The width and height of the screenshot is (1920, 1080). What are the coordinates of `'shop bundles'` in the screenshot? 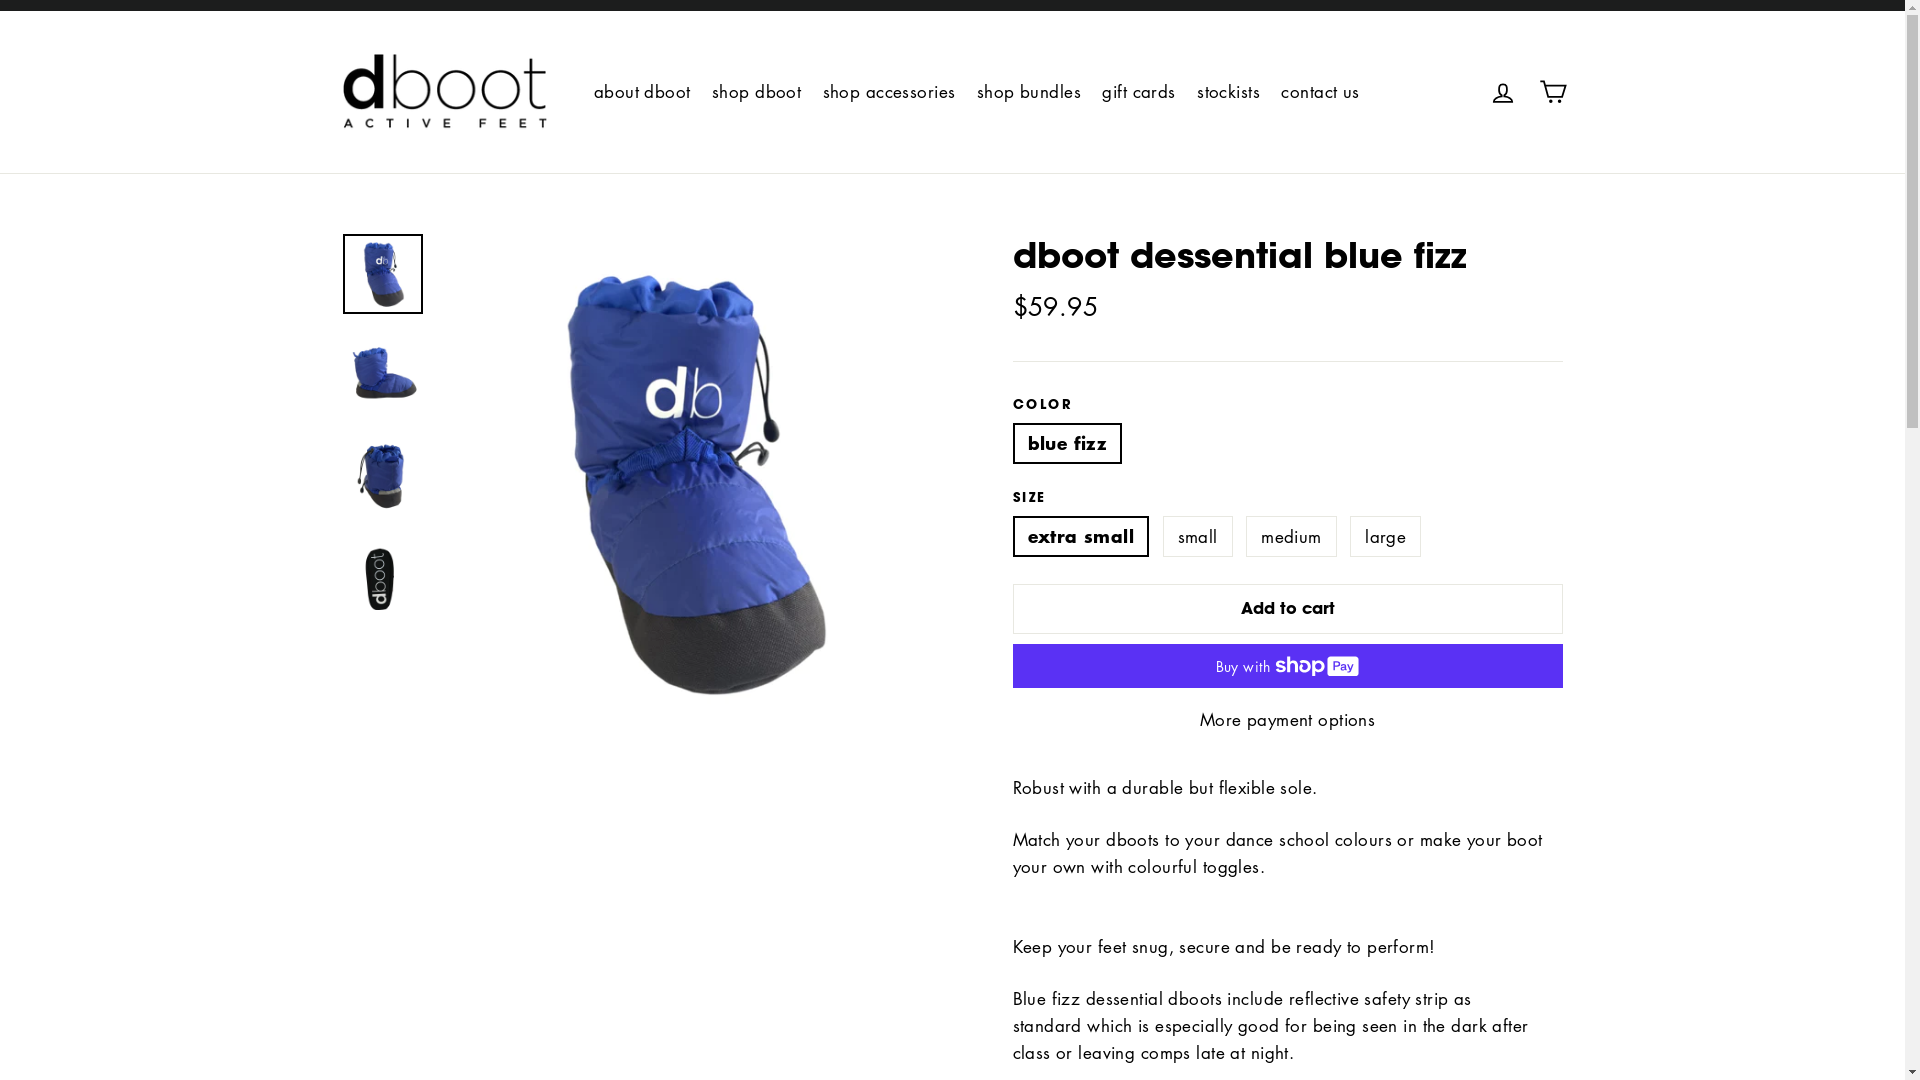 It's located at (1028, 92).